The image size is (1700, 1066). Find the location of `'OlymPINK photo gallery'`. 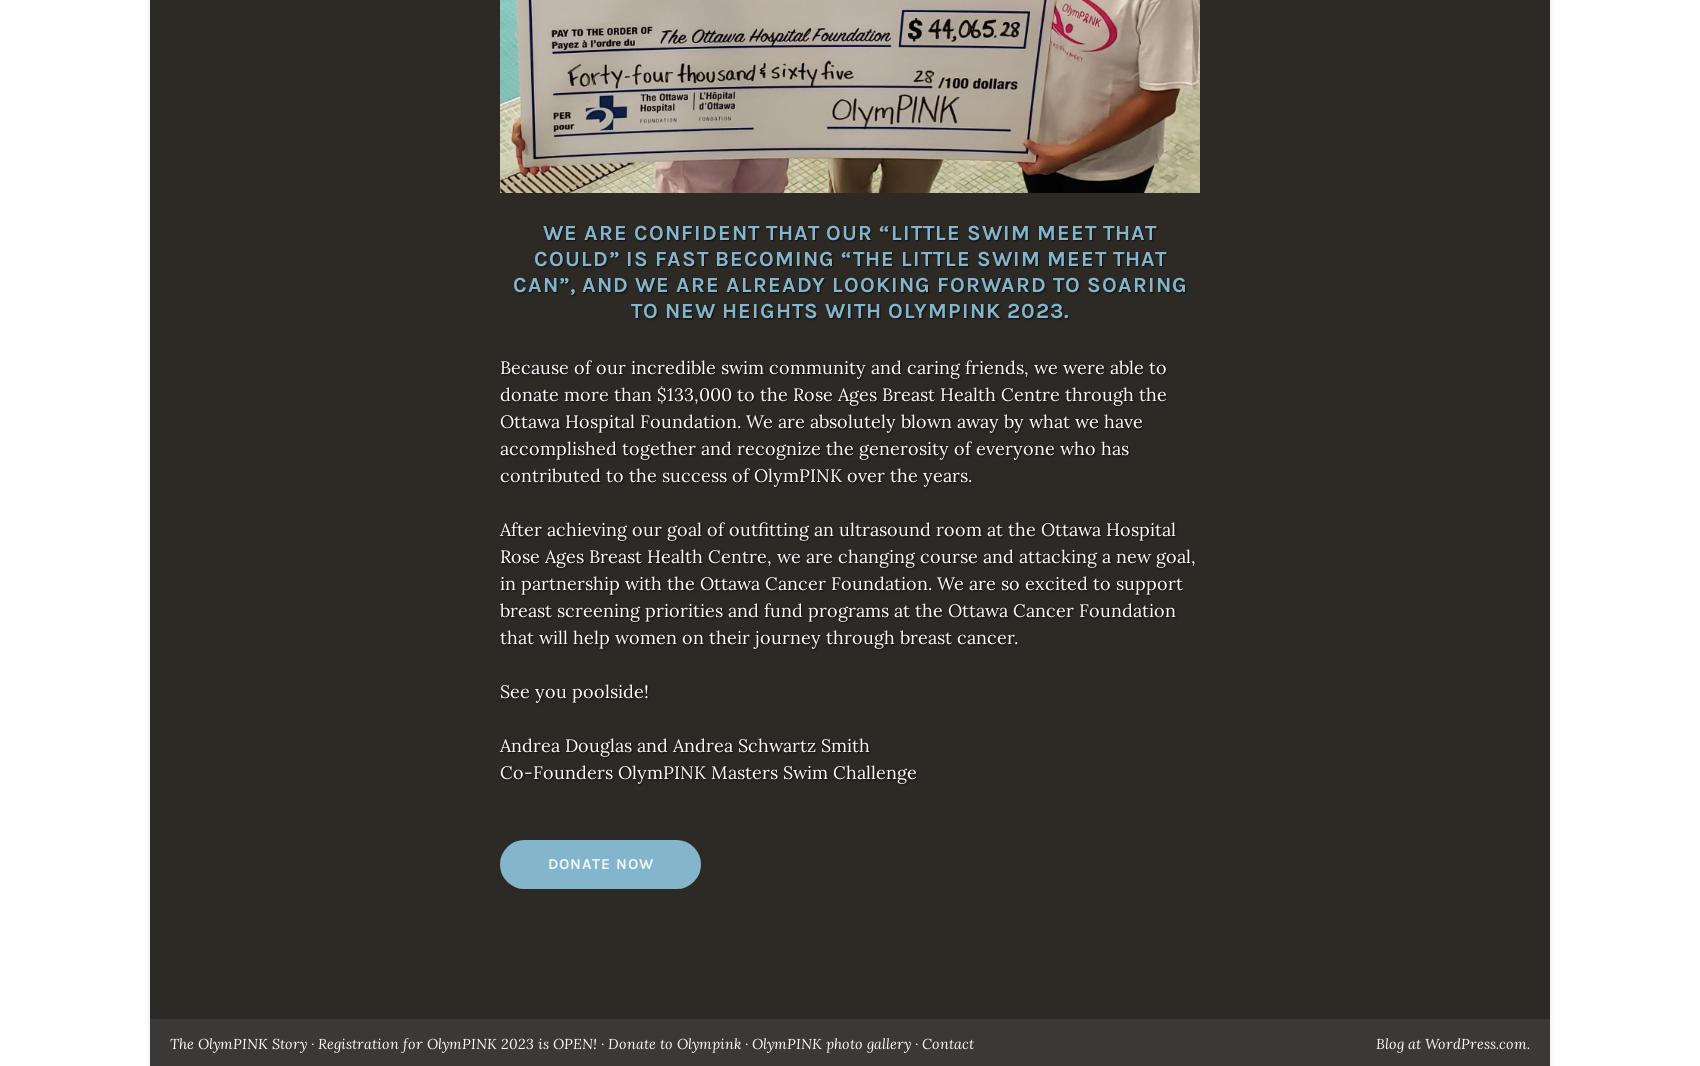

'OlymPINK photo gallery' is located at coordinates (751, 1044).